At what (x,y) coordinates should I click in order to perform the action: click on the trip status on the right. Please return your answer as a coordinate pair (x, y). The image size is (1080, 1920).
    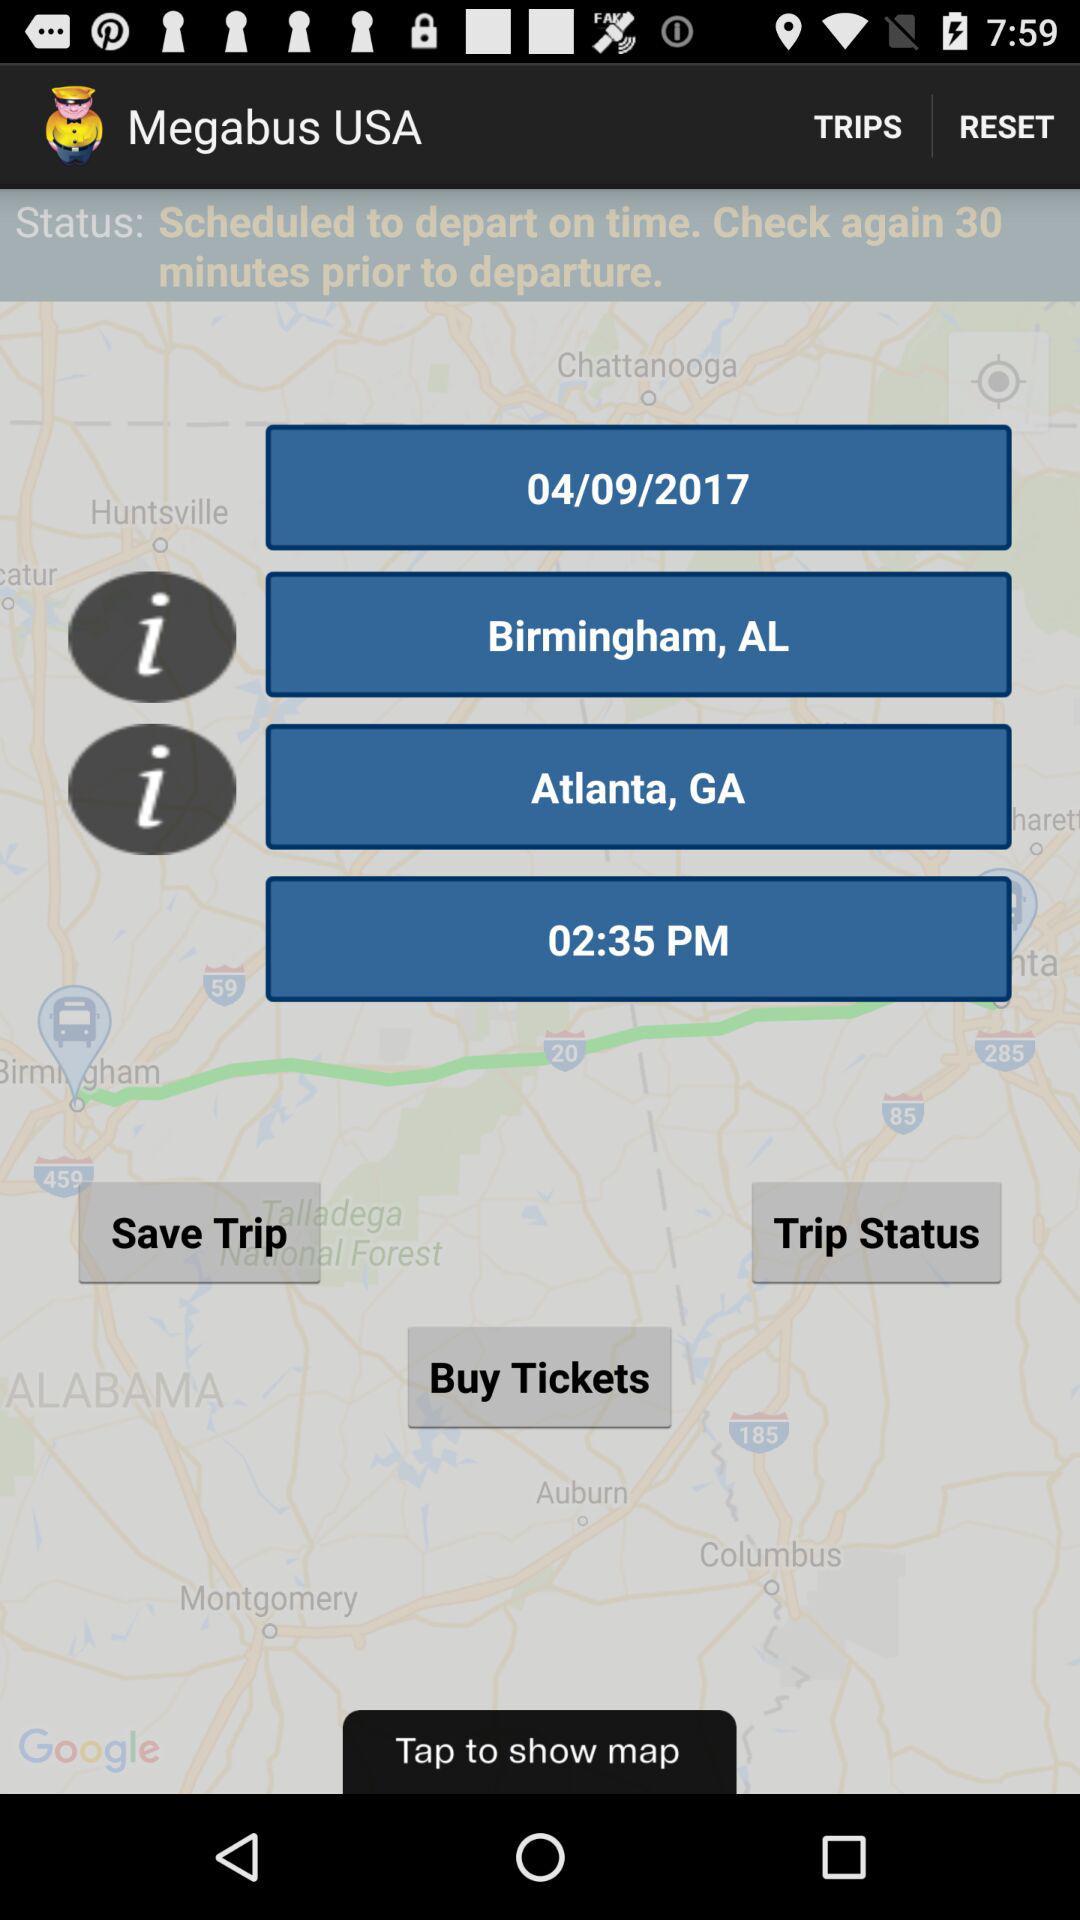
    Looking at the image, I should click on (875, 1230).